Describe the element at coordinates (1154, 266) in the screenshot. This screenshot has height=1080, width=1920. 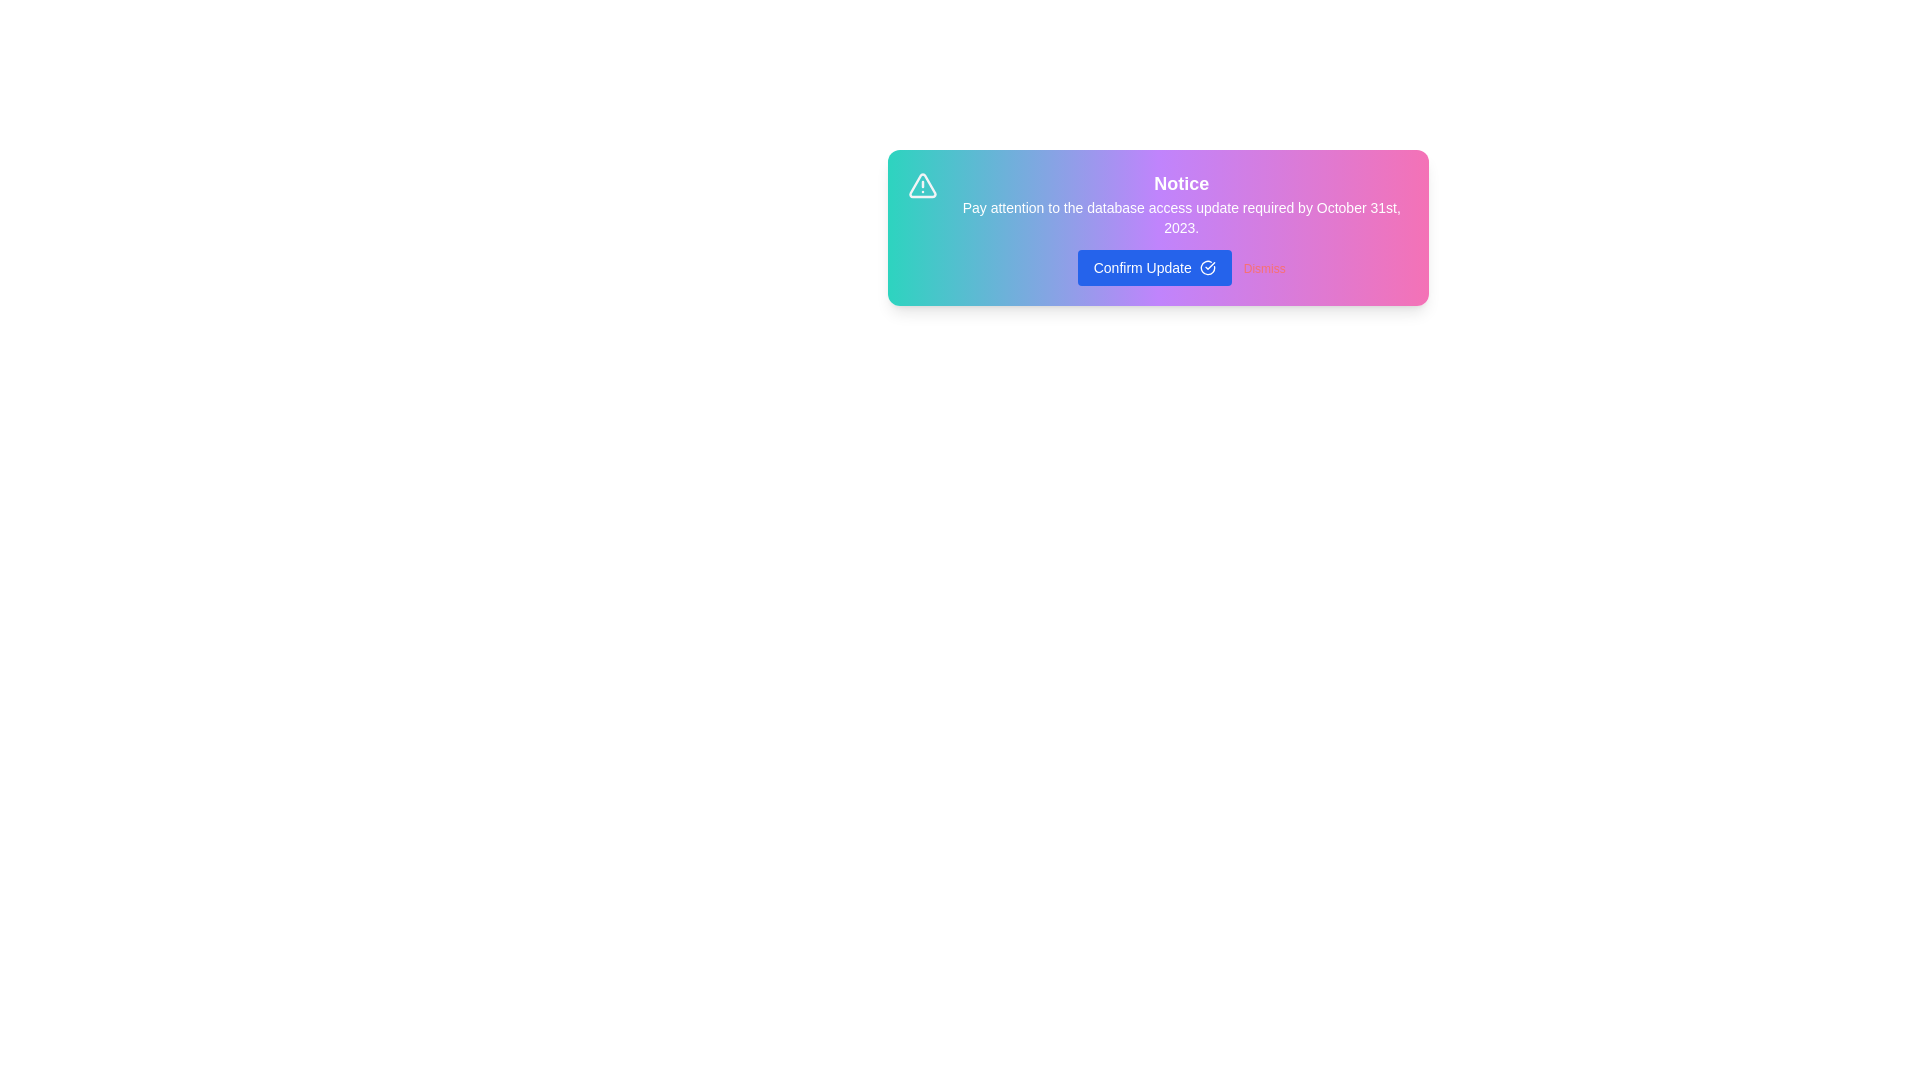
I see `the 'Confirm Update' button` at that location.